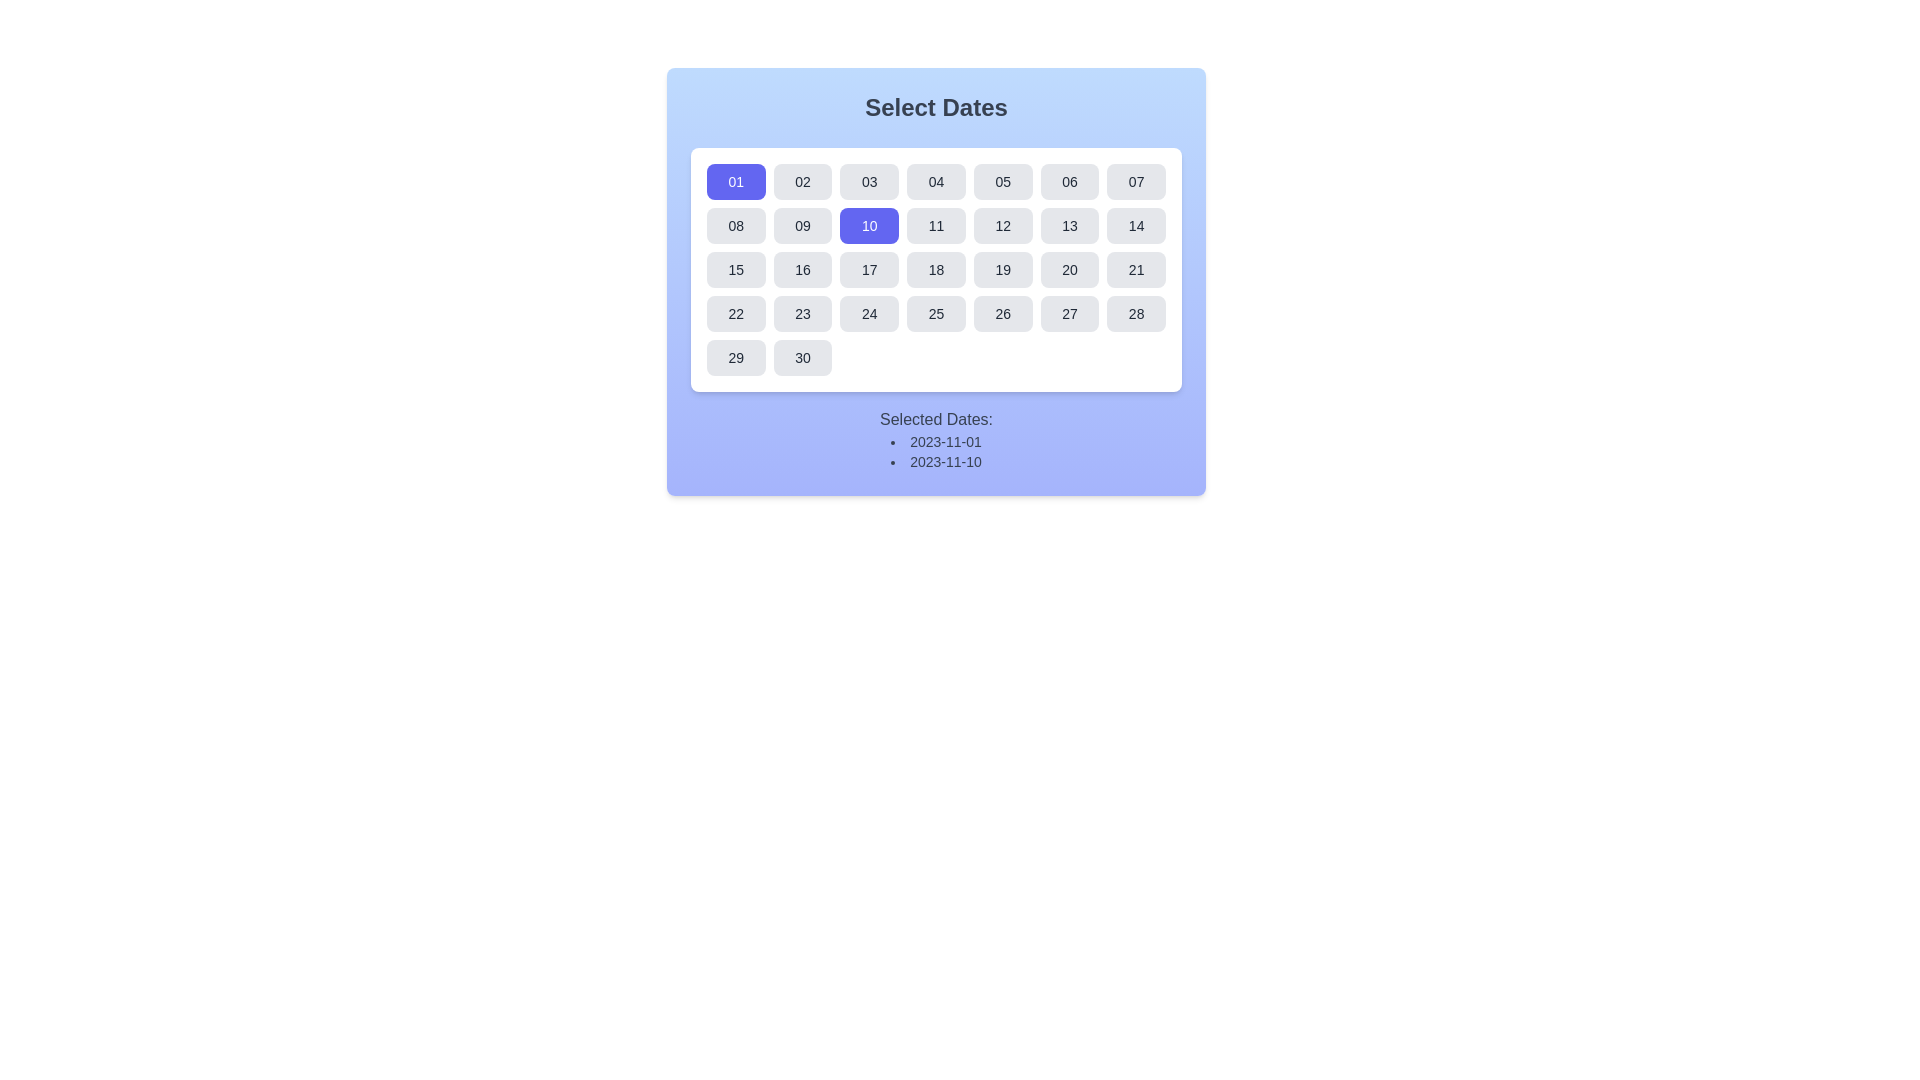 This screenshot has width=1920, height=1080. I want to click on the Text Label that contains the text 'Selected Dates:' styled with a medium-weight font, located on a light-blue background, positioned above the date entries in the calendar UI, so click(935, 419).